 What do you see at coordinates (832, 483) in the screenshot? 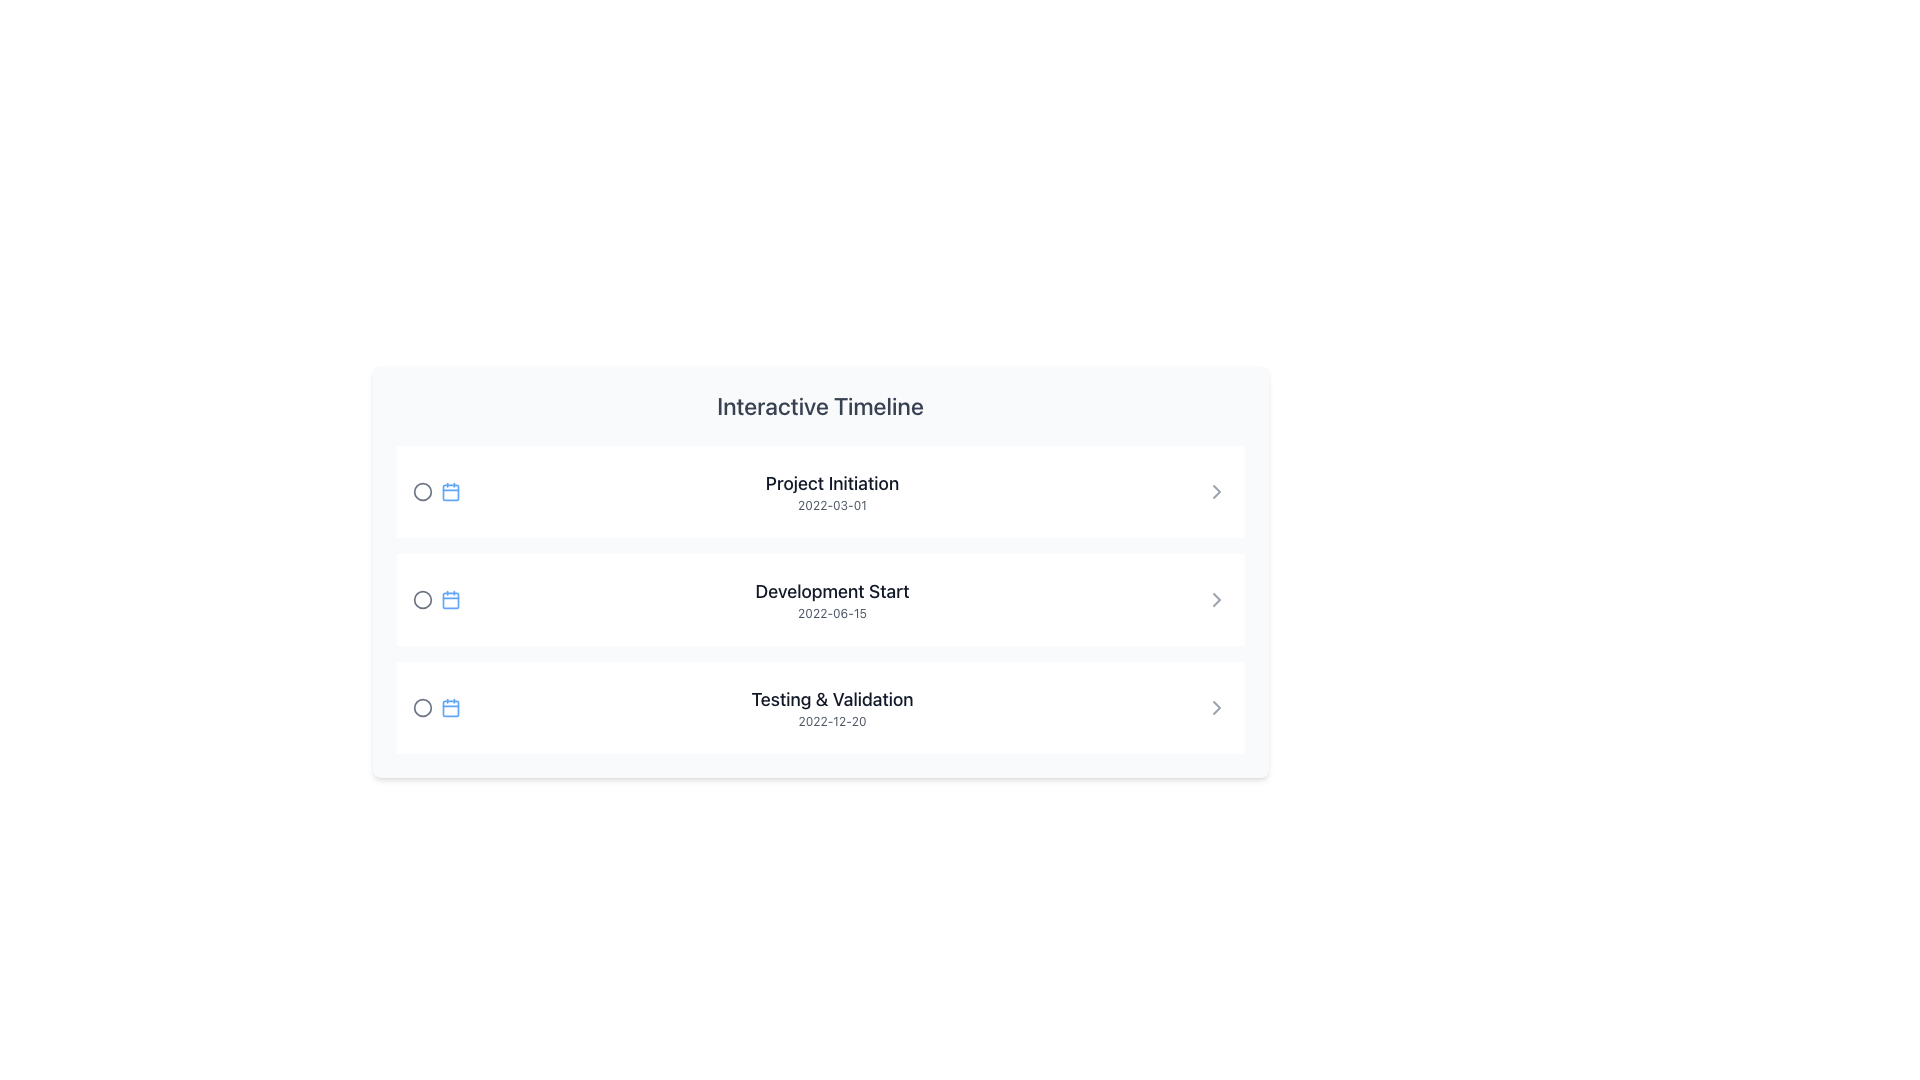
I see `the Text Label that serves as the title for the associated milestone, positioned at the upper section of the list of milestones` at bounding box center [832, 483].